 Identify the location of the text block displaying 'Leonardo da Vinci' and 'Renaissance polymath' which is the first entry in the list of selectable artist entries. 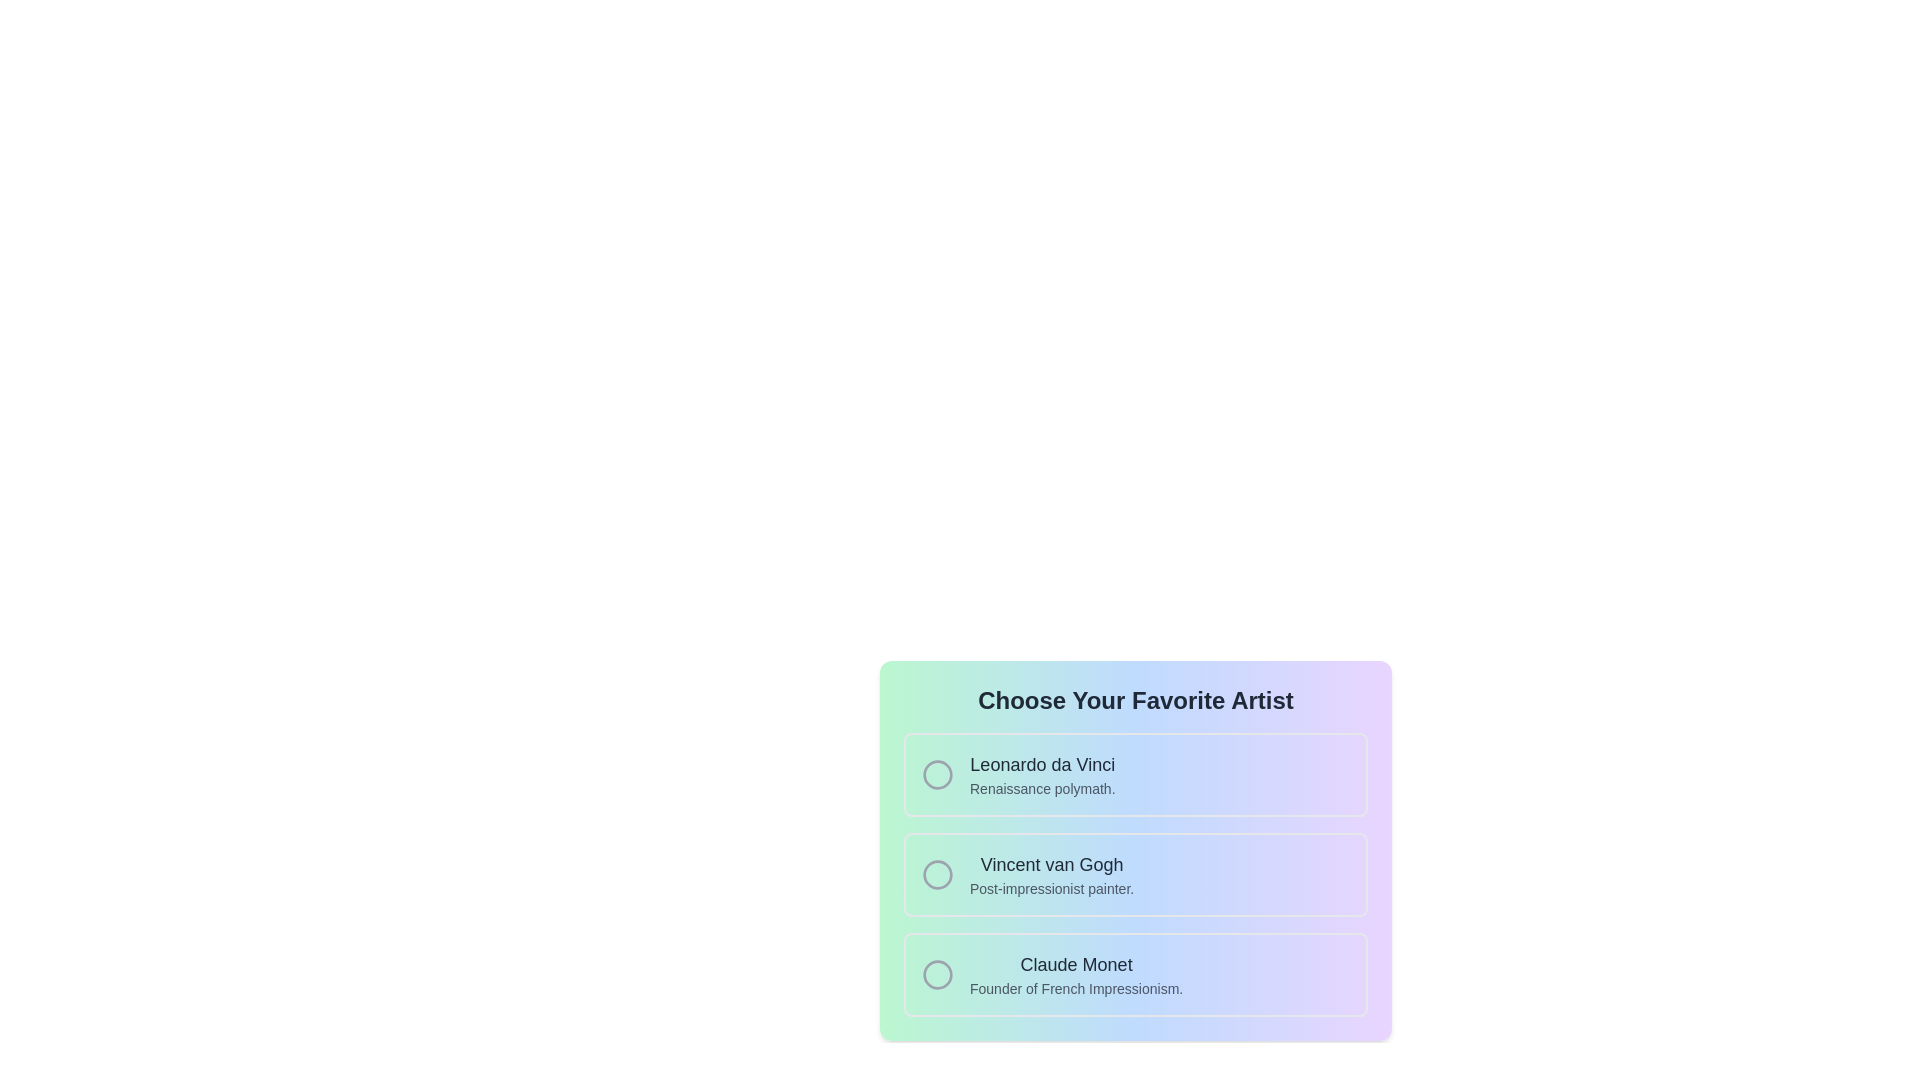
(1041, 774).